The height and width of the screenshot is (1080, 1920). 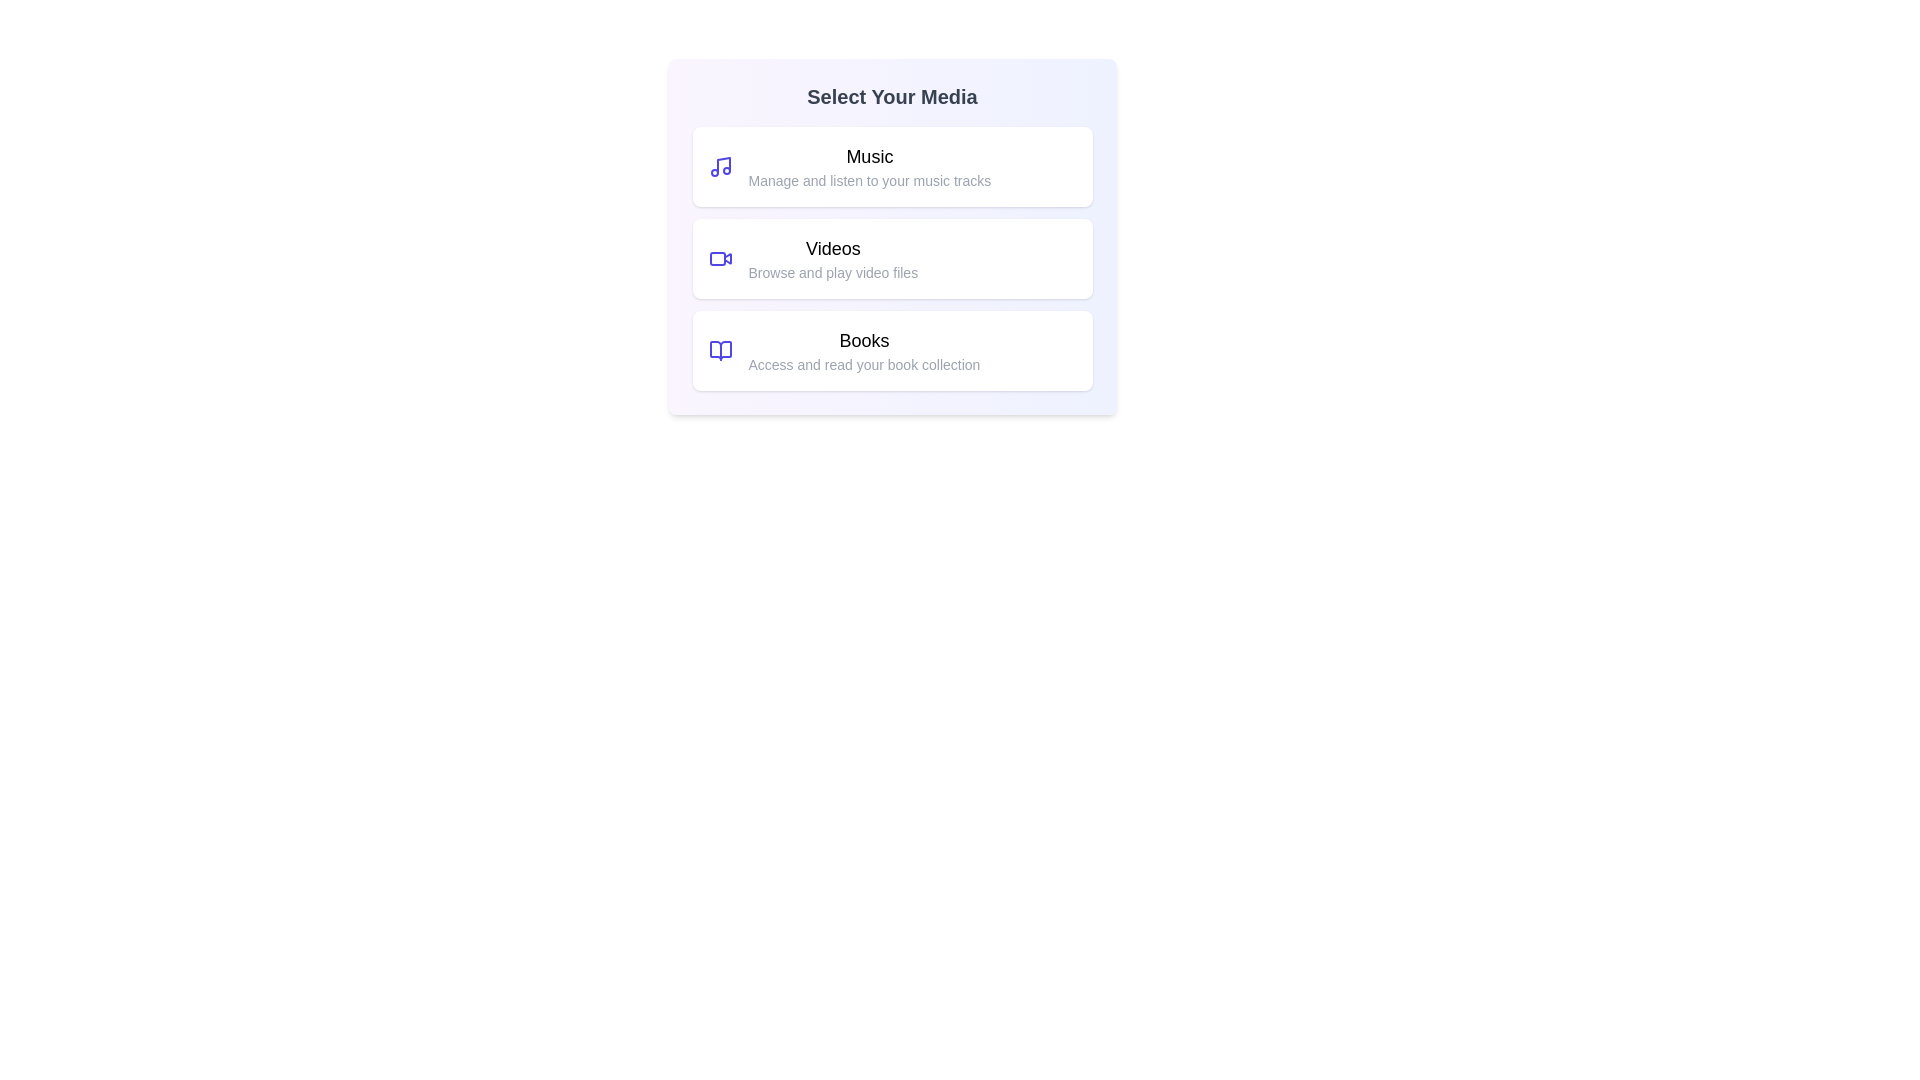 I want to click on the media option Music to see the hover effect, so click(x=891, y=165).